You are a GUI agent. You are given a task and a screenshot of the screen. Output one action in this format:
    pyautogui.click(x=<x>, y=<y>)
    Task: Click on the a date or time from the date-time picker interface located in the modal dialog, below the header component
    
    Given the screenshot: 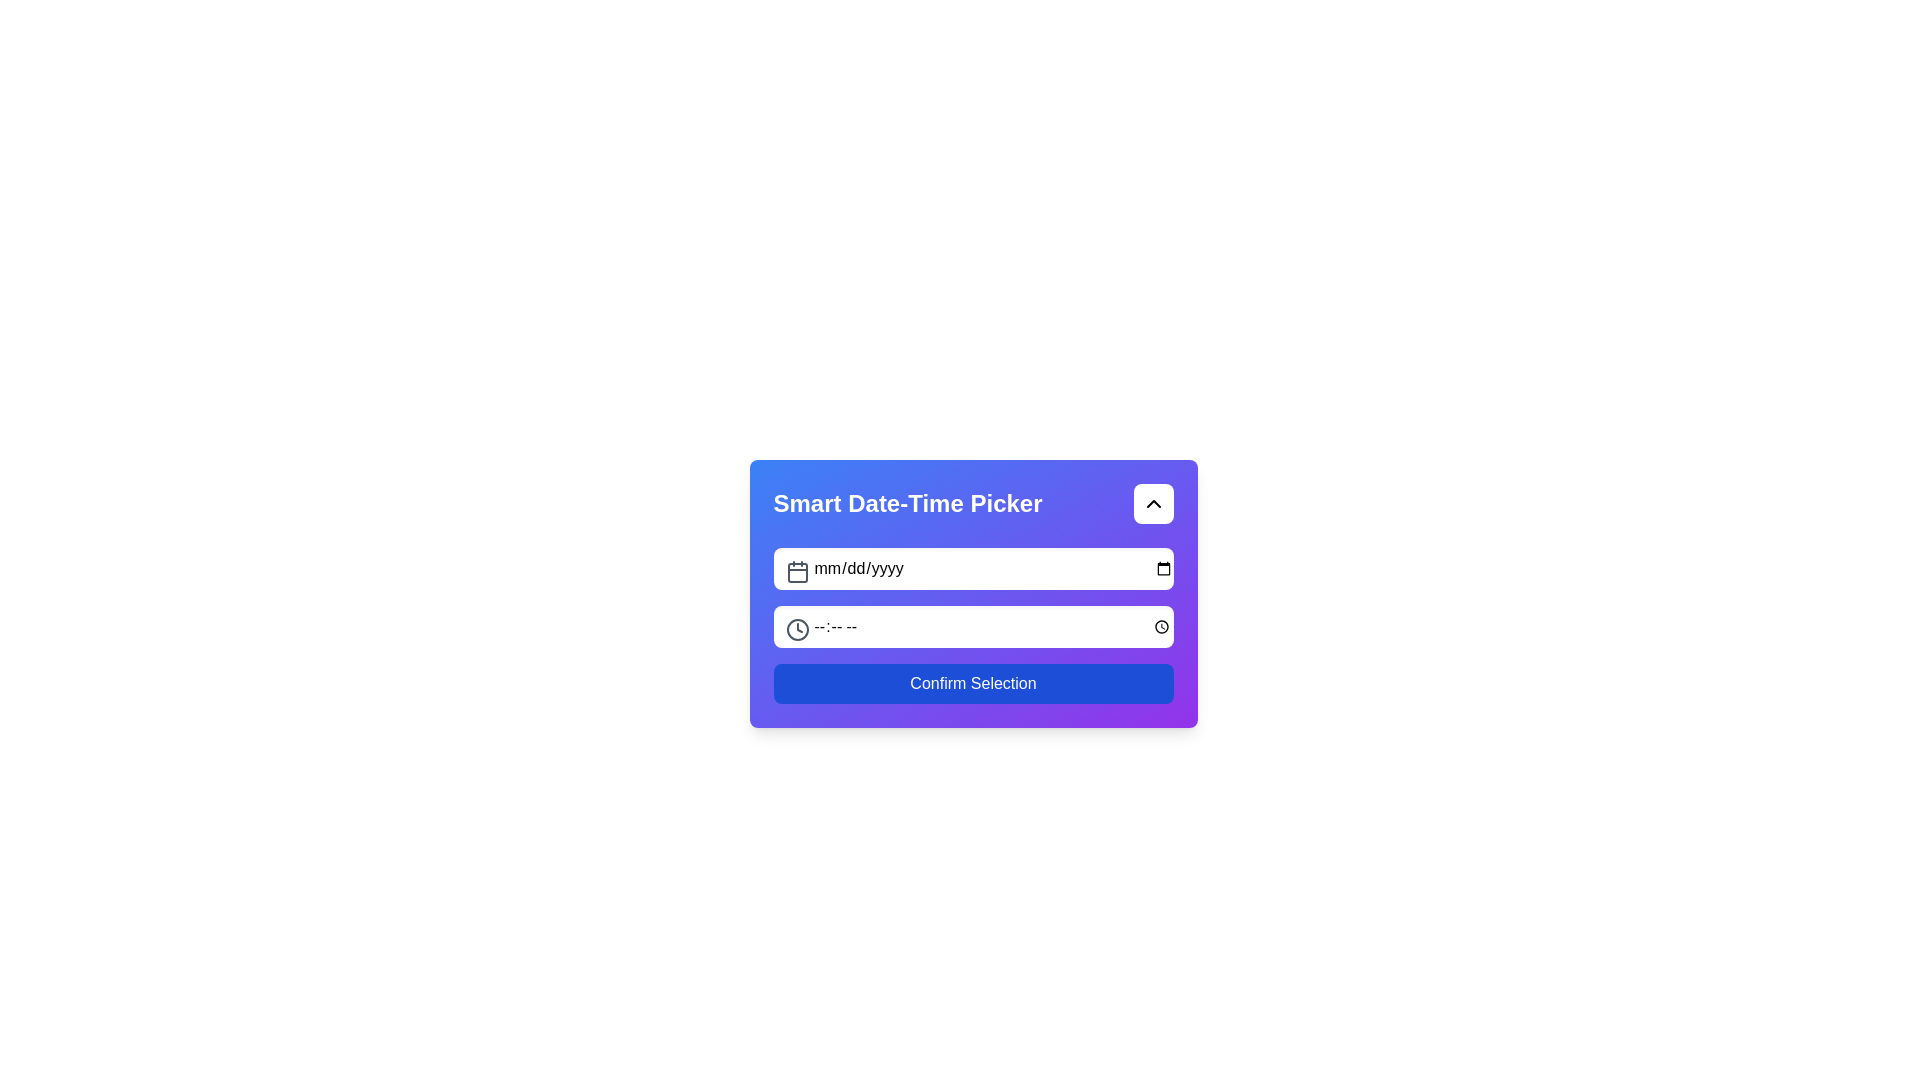 What is the action you would take?
    pyautogui.click(x=973, y=593)
    